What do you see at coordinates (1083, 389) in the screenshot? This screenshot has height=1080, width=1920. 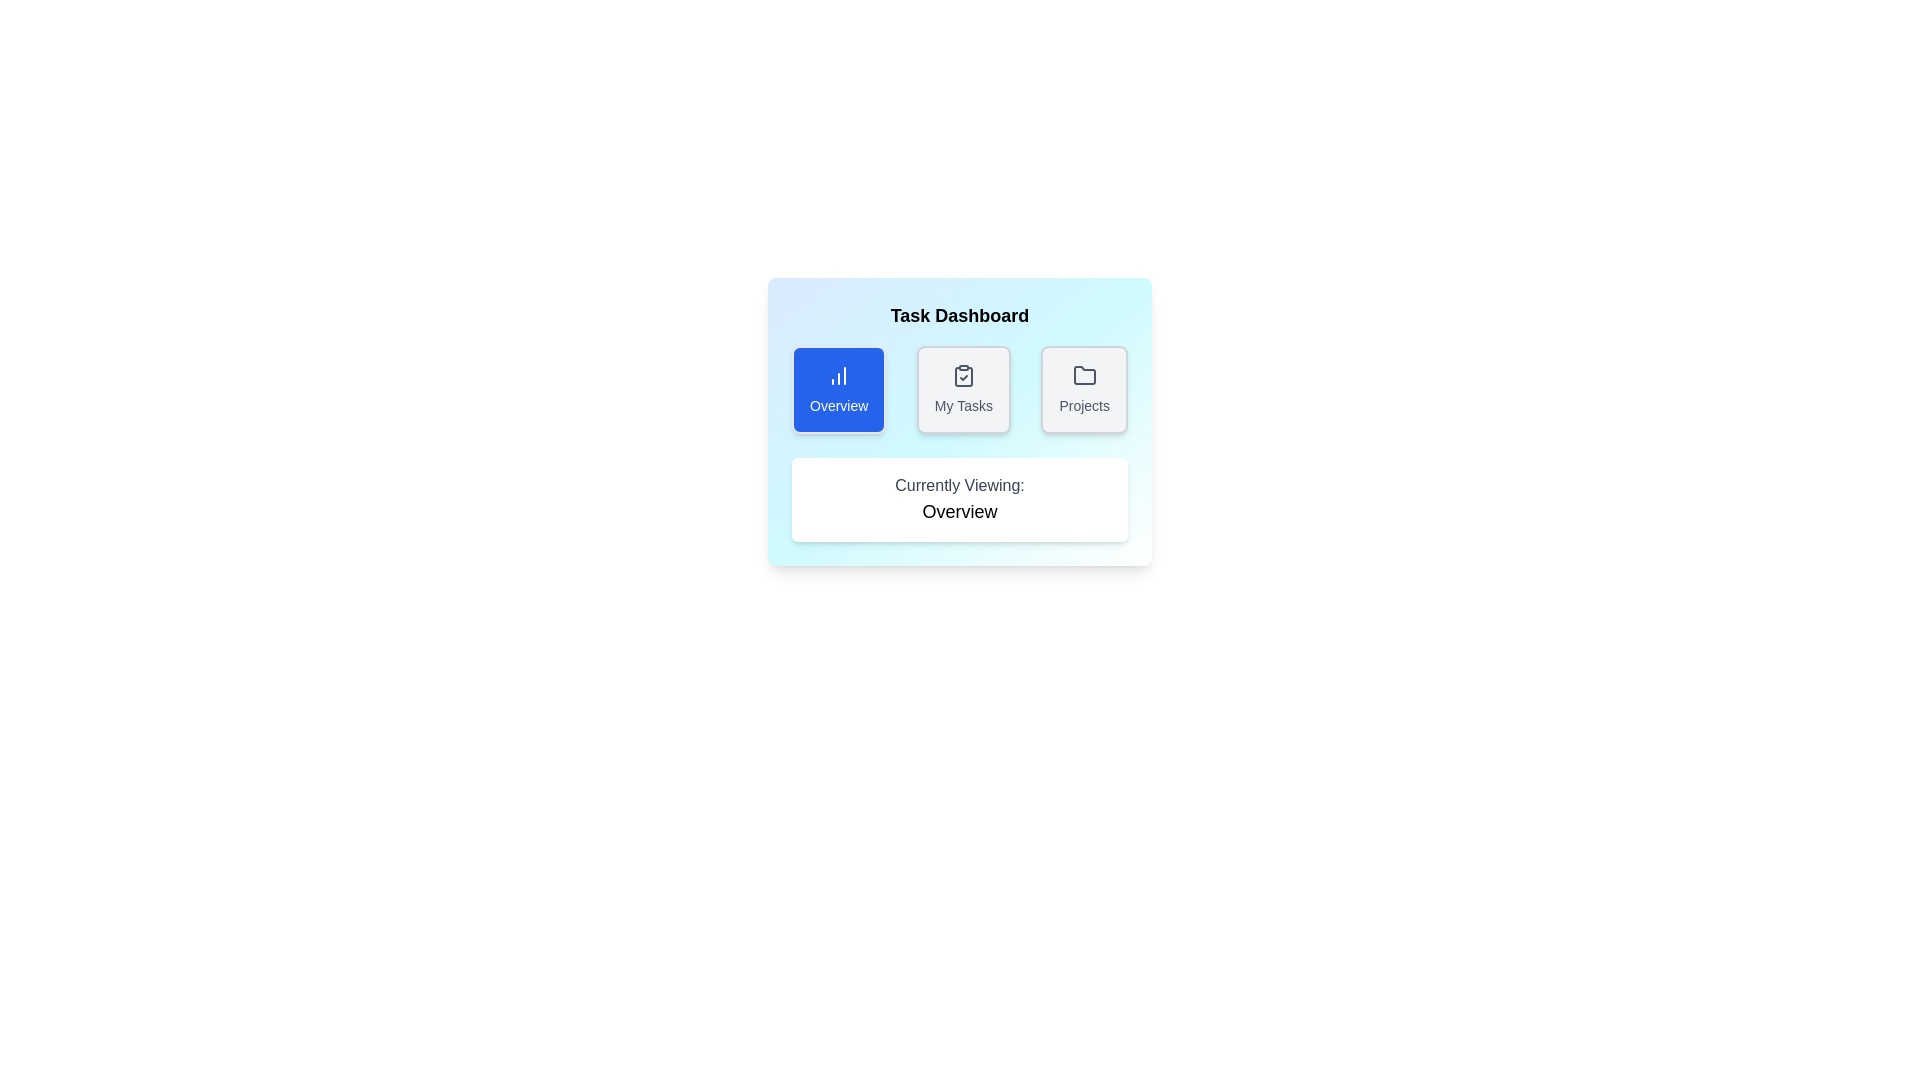 I see `the Projects tab to view its content` at bounding box center [1083, 389].